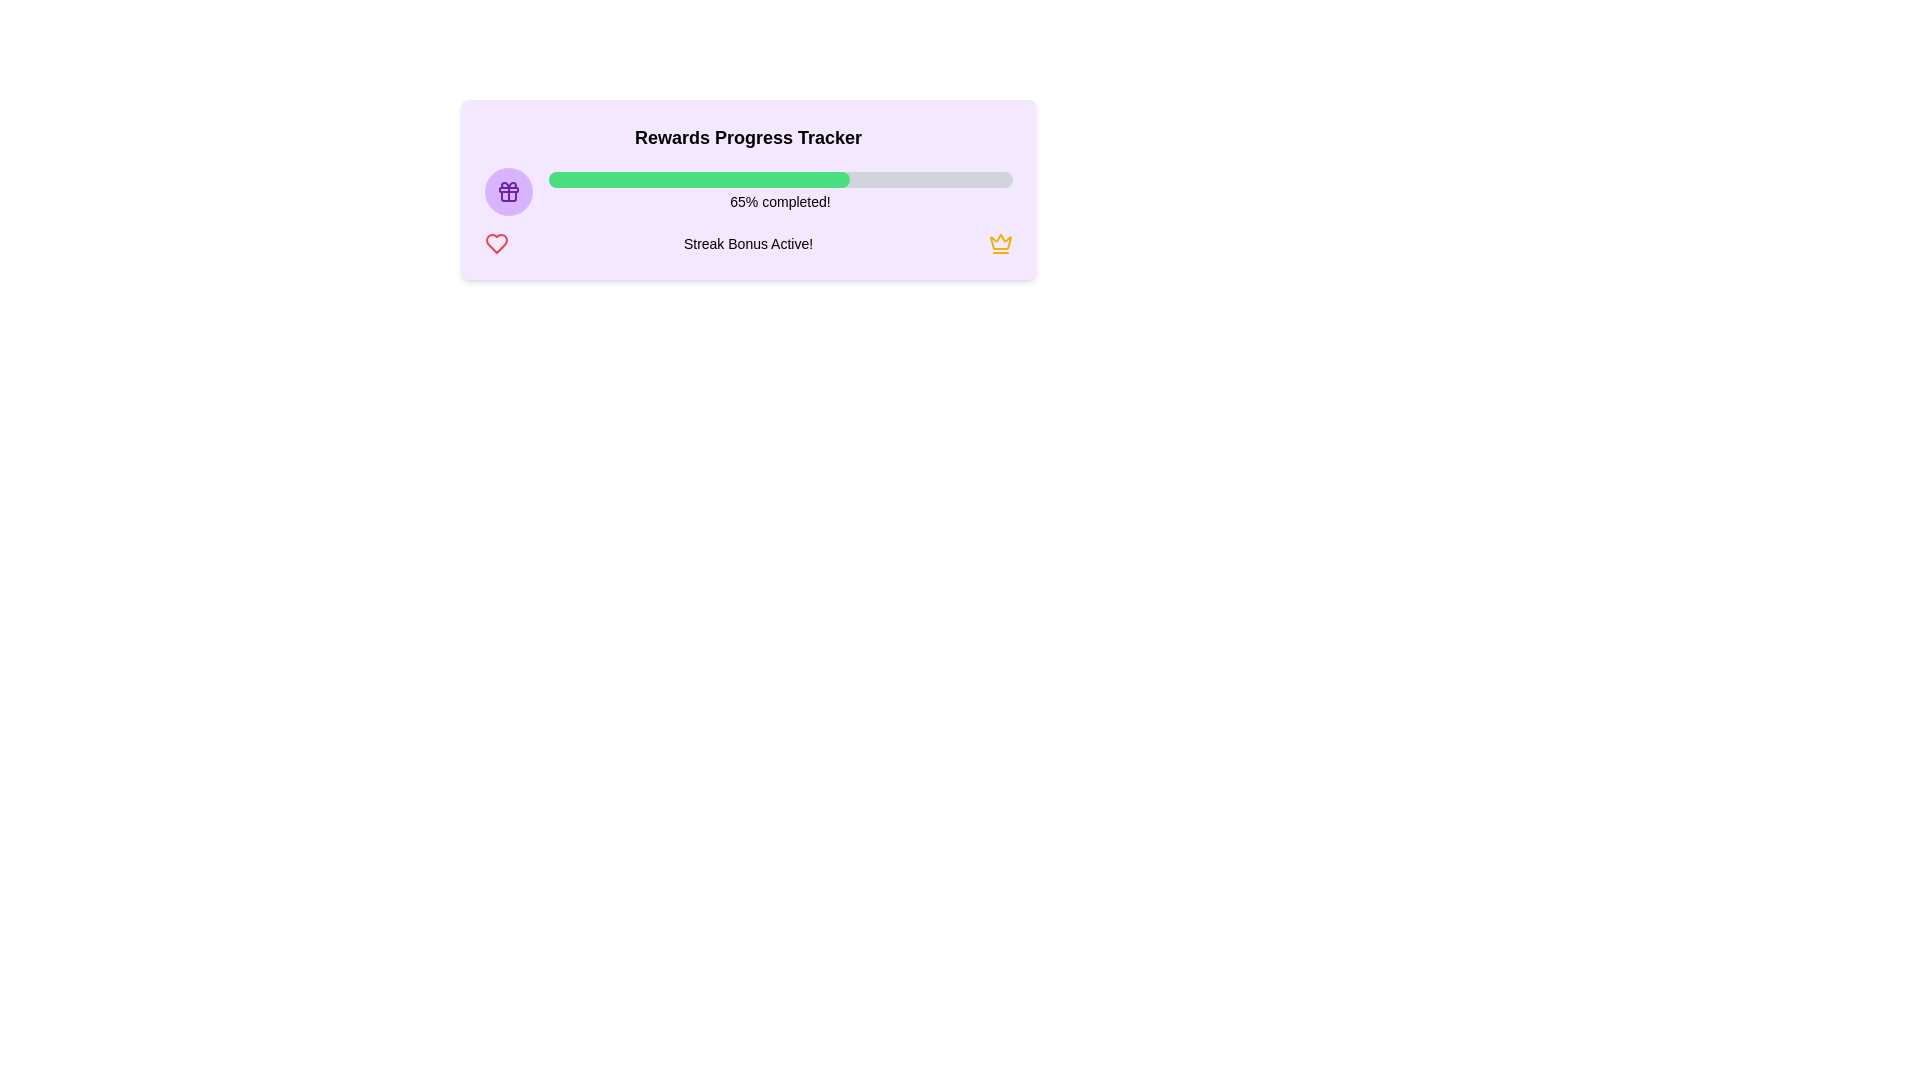 The image size is (1920, 1080). Describe the element at coordinates (999, 241) in the screenshot. I see `the yellow crown icon in the rewards tracker interface, which symbolizes achievements and bonuses` at that location.